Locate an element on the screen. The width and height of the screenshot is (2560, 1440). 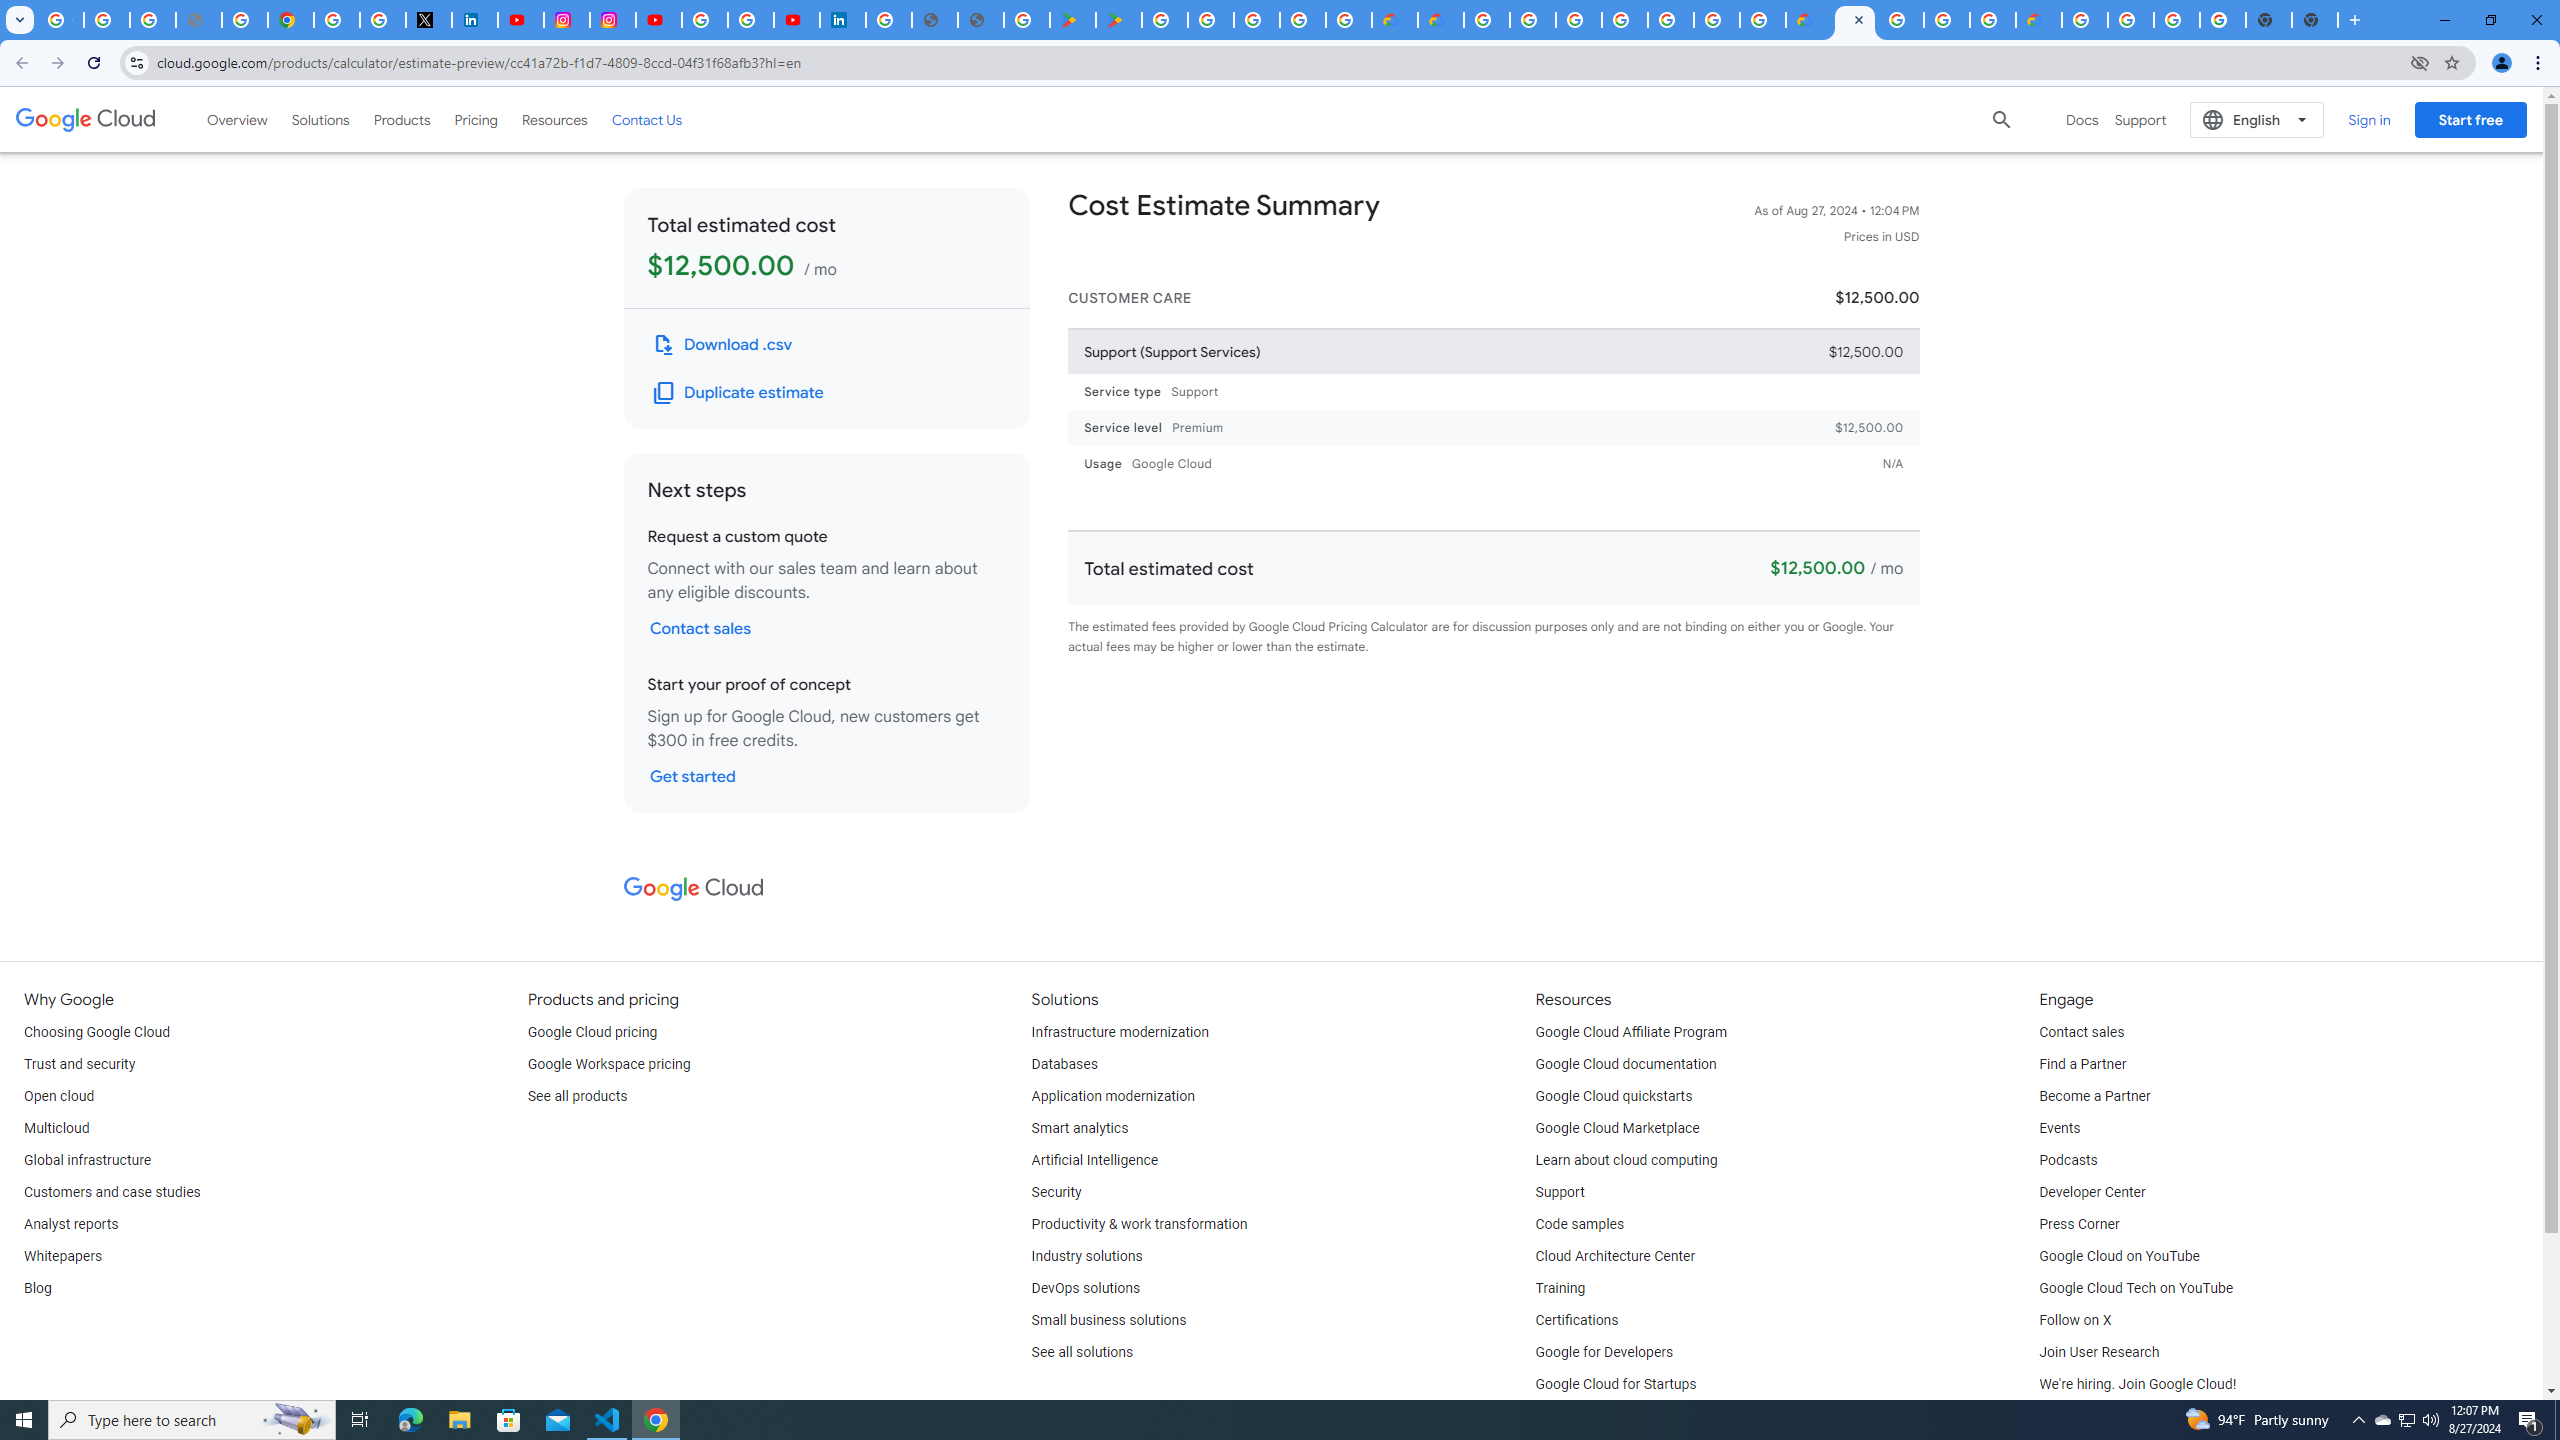
'PAW Patrol Rescue World - Apps on Google Play' is located at coordinates (1120, 19).